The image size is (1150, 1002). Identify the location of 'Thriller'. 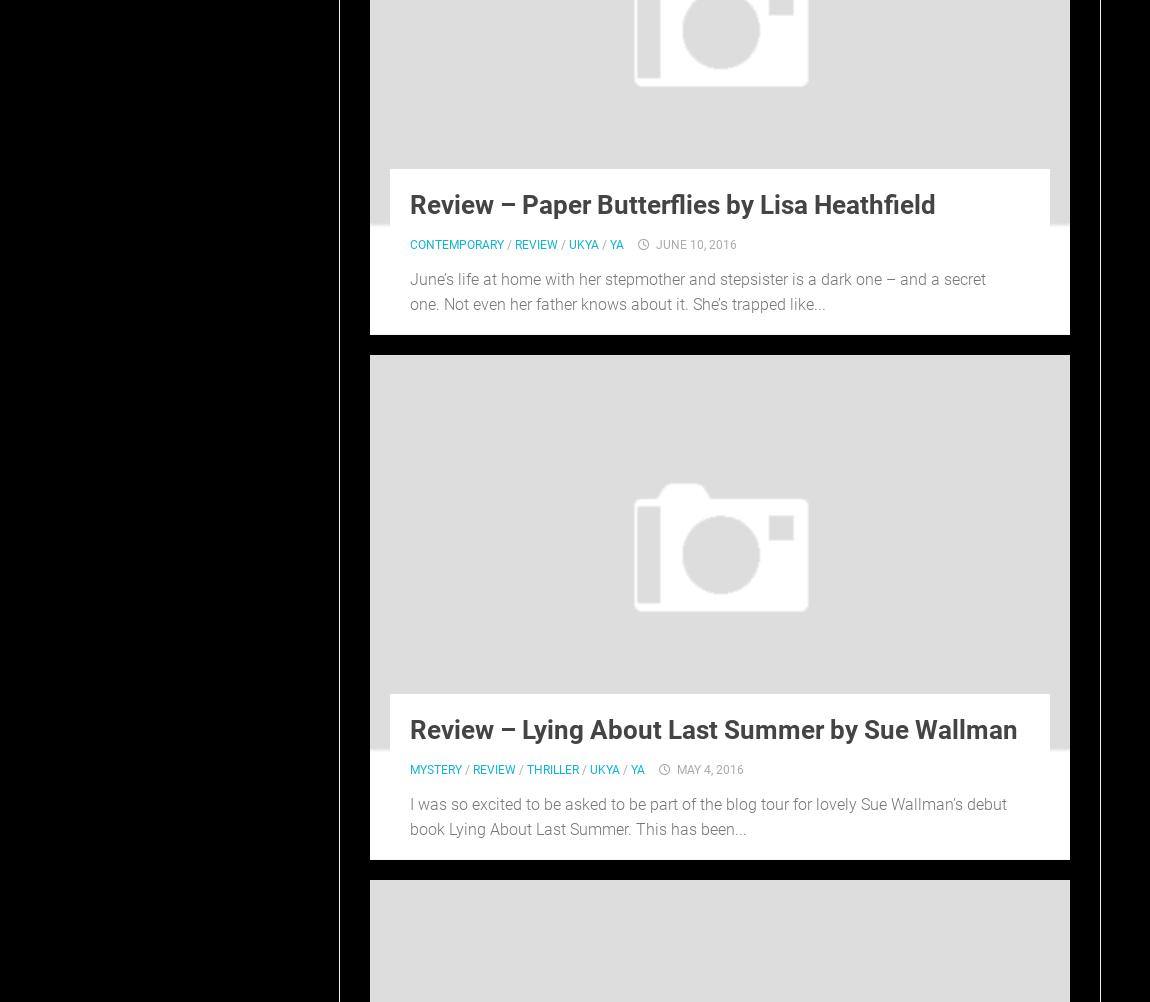
(553, 768).